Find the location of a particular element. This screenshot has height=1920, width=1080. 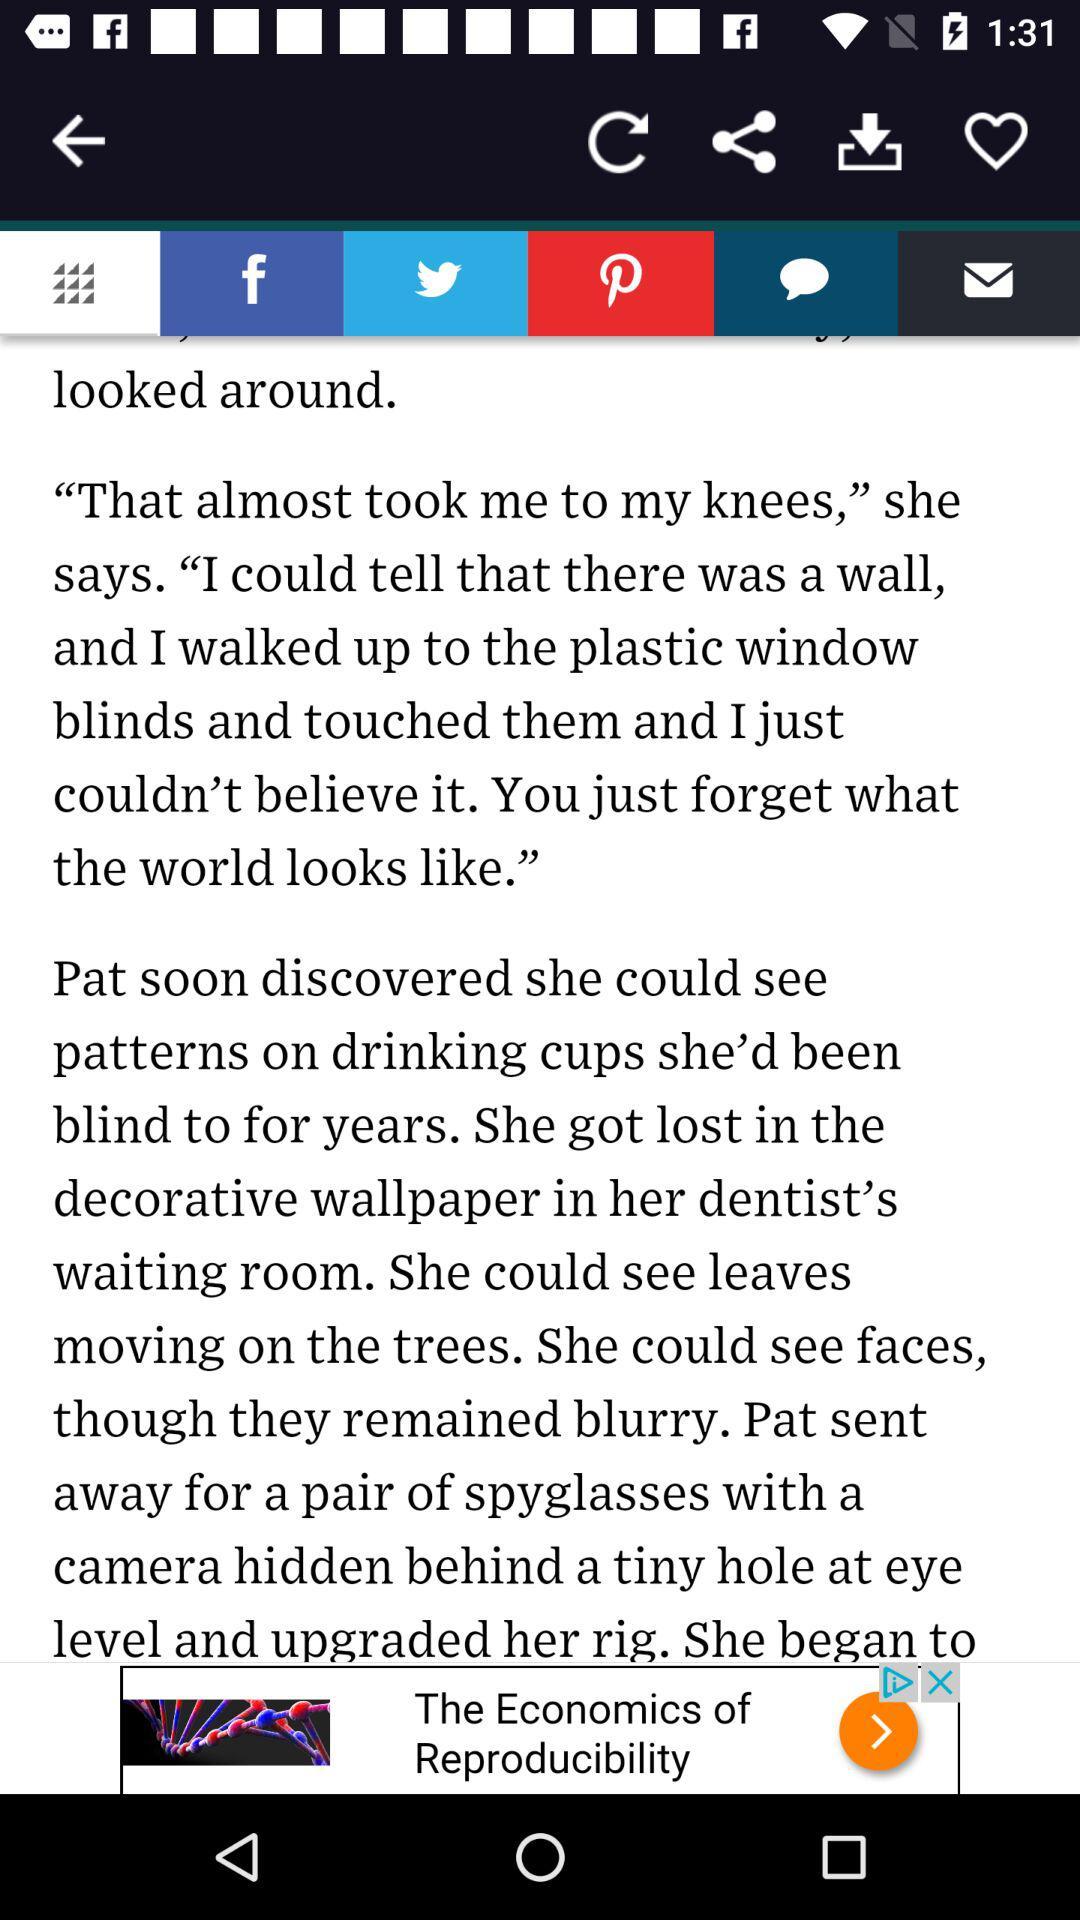

the share icon is located at coordinates (744, 140).